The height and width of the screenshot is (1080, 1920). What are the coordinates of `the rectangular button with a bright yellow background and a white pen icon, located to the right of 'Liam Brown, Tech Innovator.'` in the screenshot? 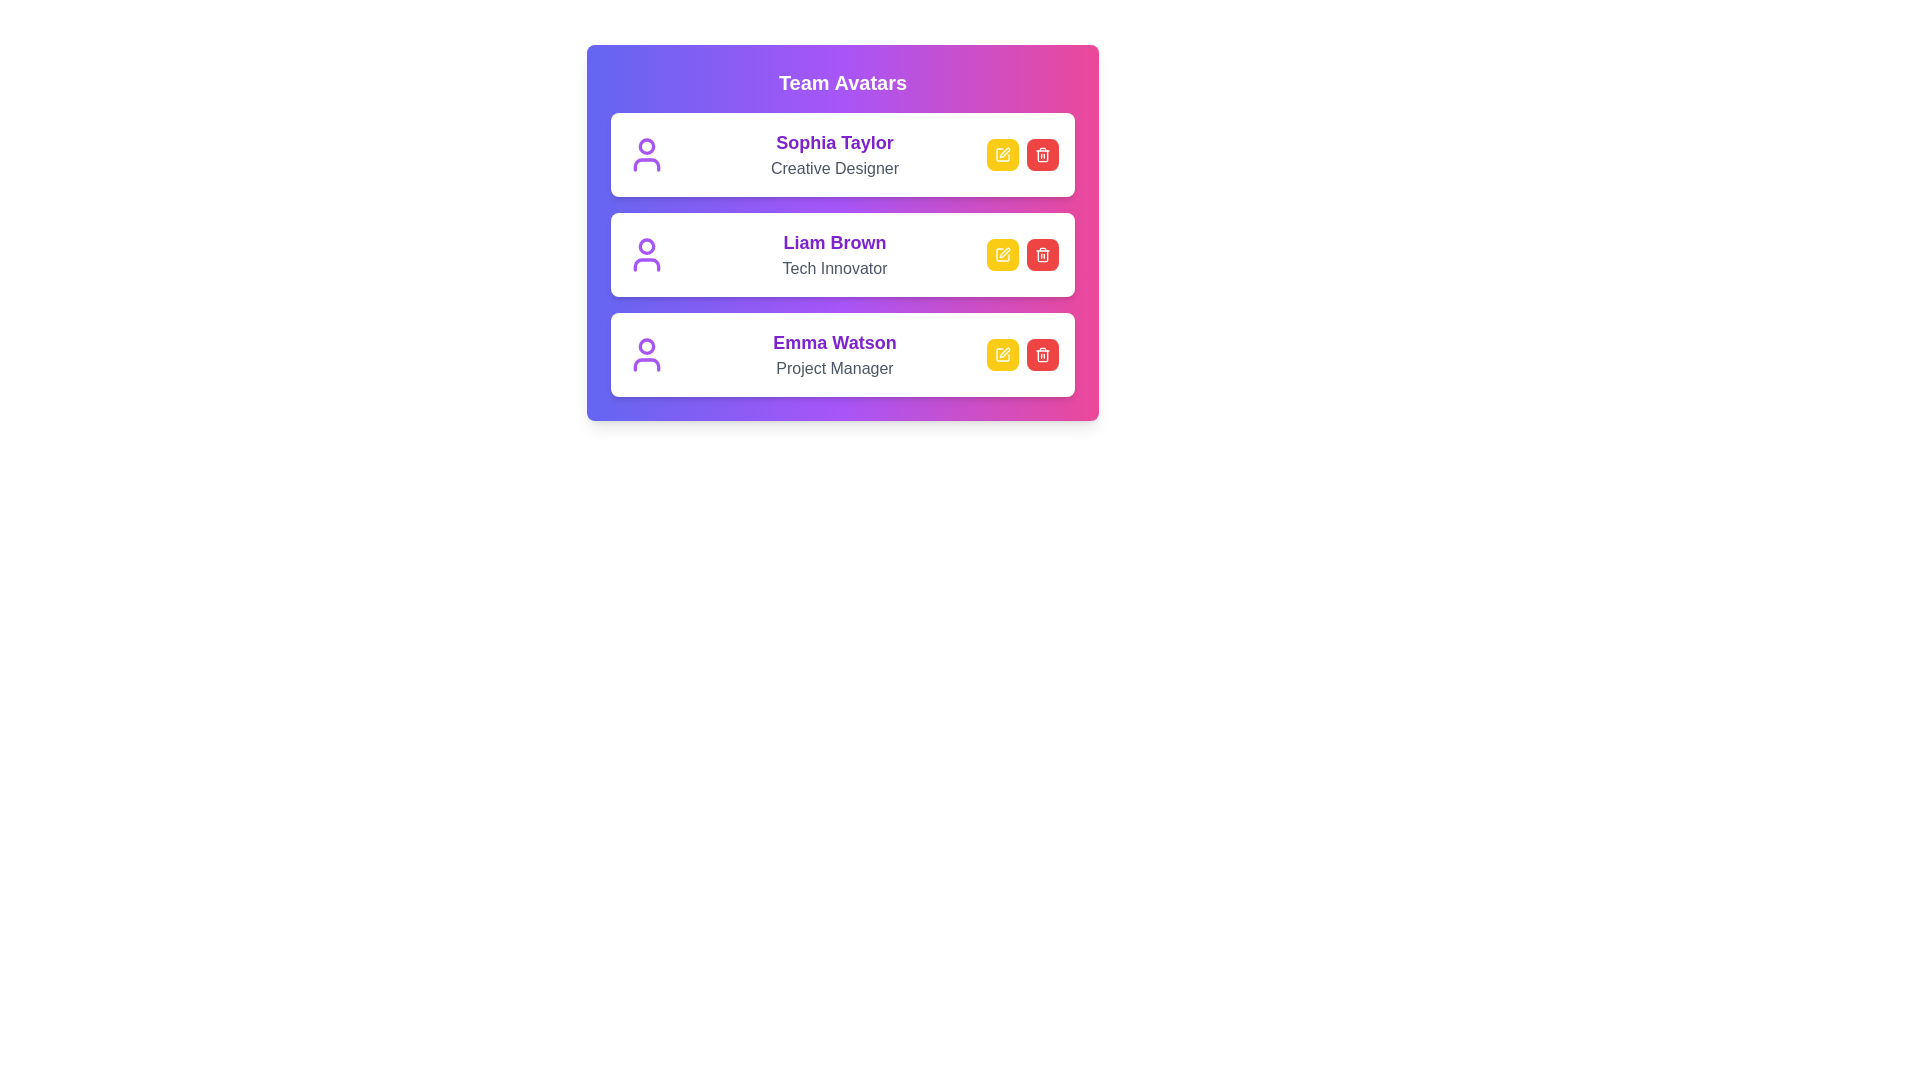 It's located at (1003, 253).